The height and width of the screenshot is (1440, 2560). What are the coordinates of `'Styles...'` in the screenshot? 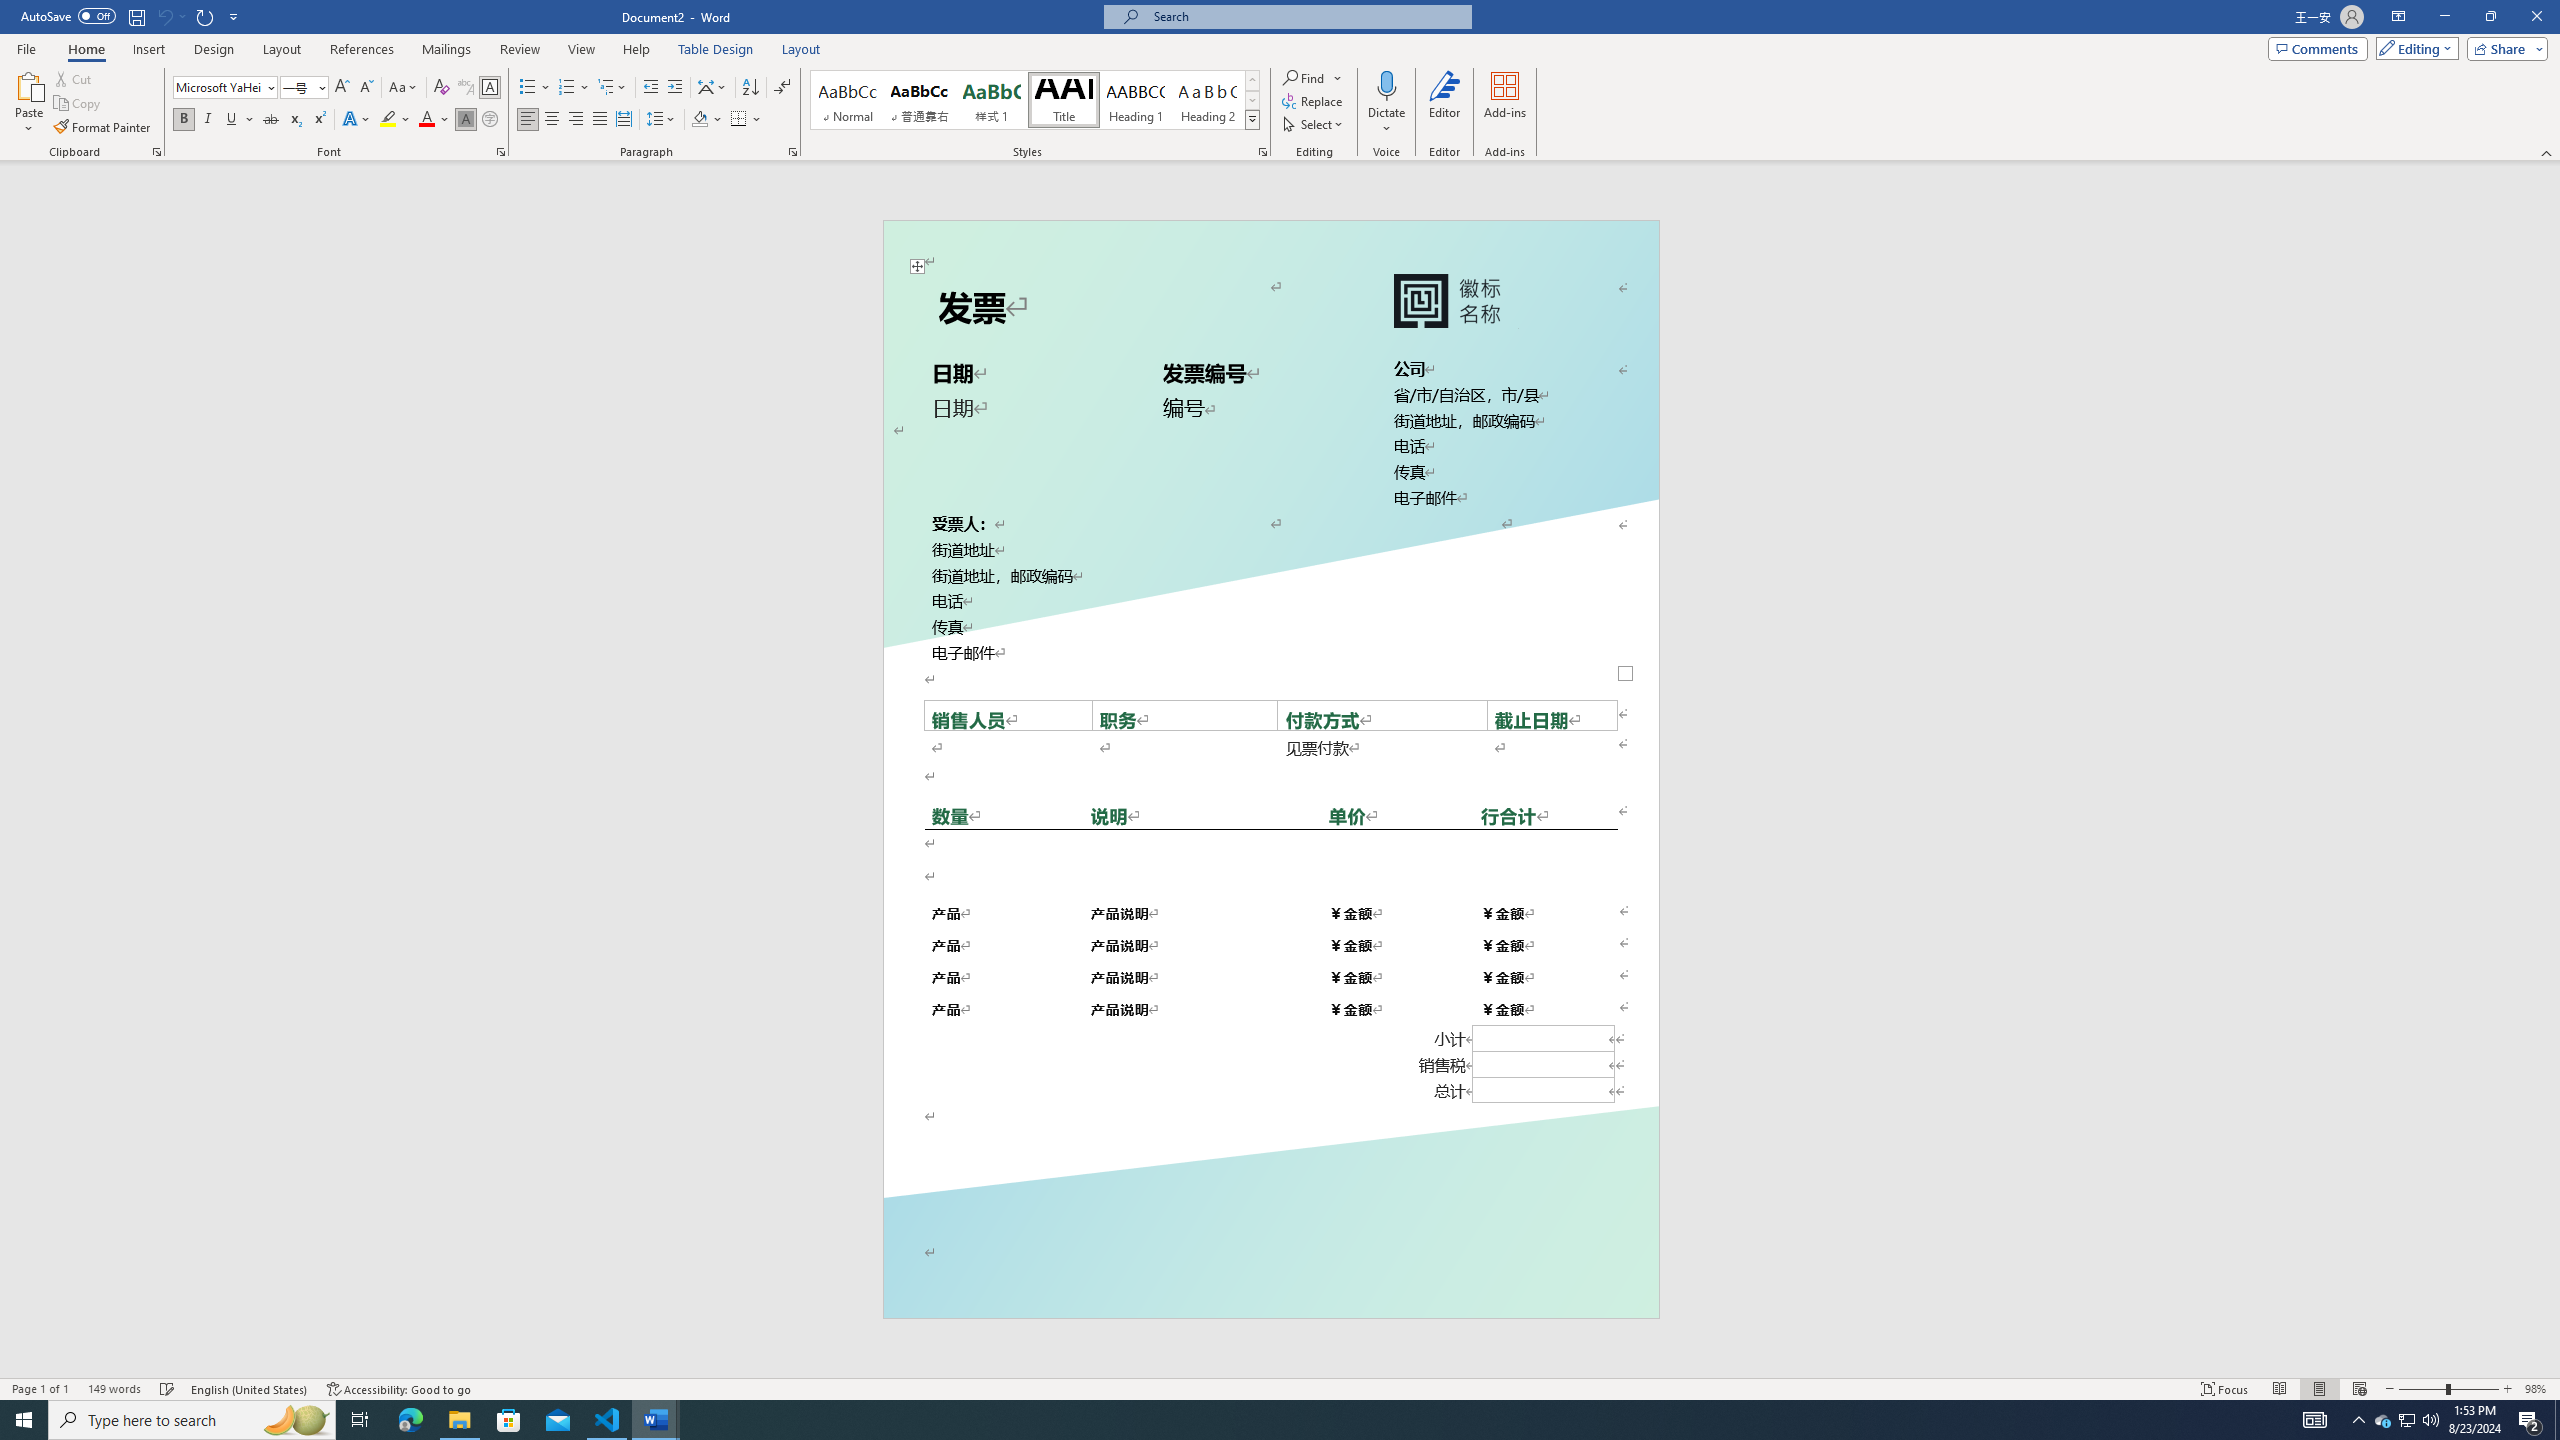 It's located at (1261, 150).